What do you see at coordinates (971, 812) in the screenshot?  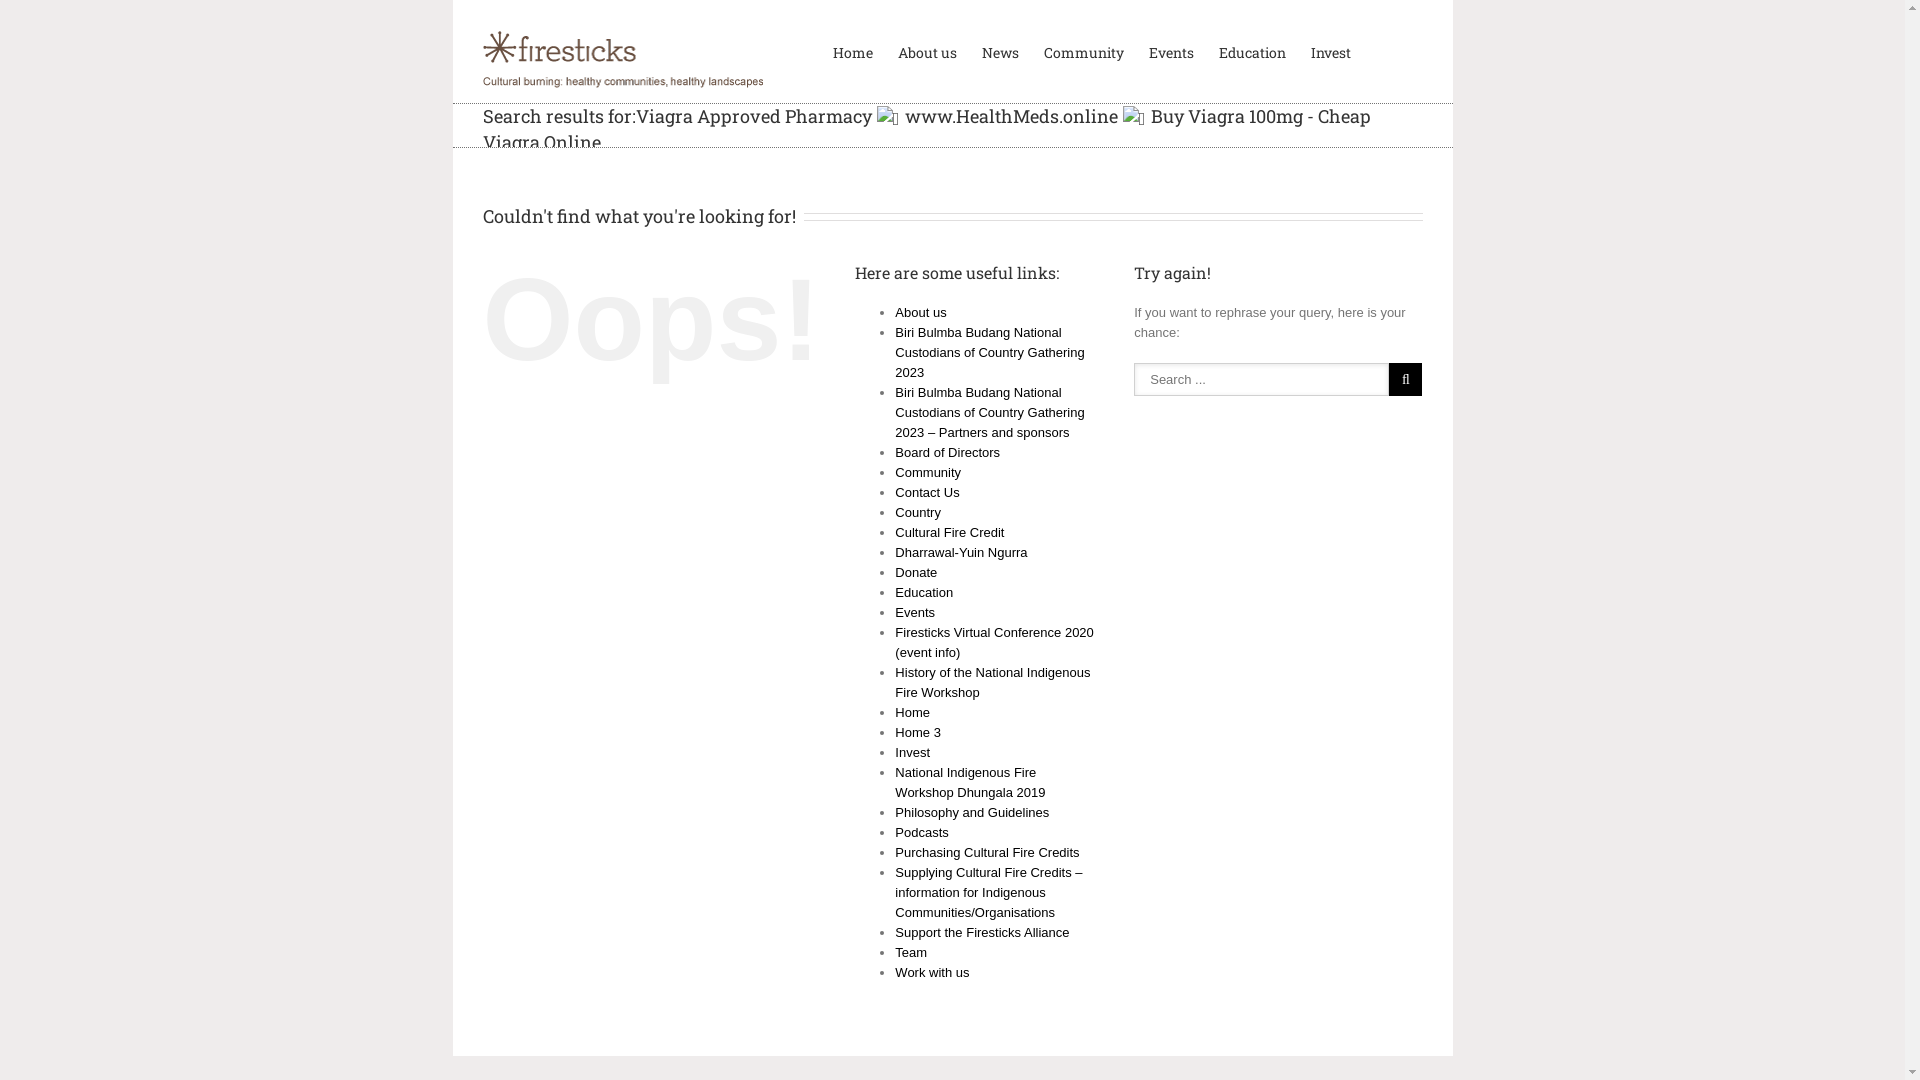 I see `'Philosophy and Guidelines'` at bounding box center [971, 812].